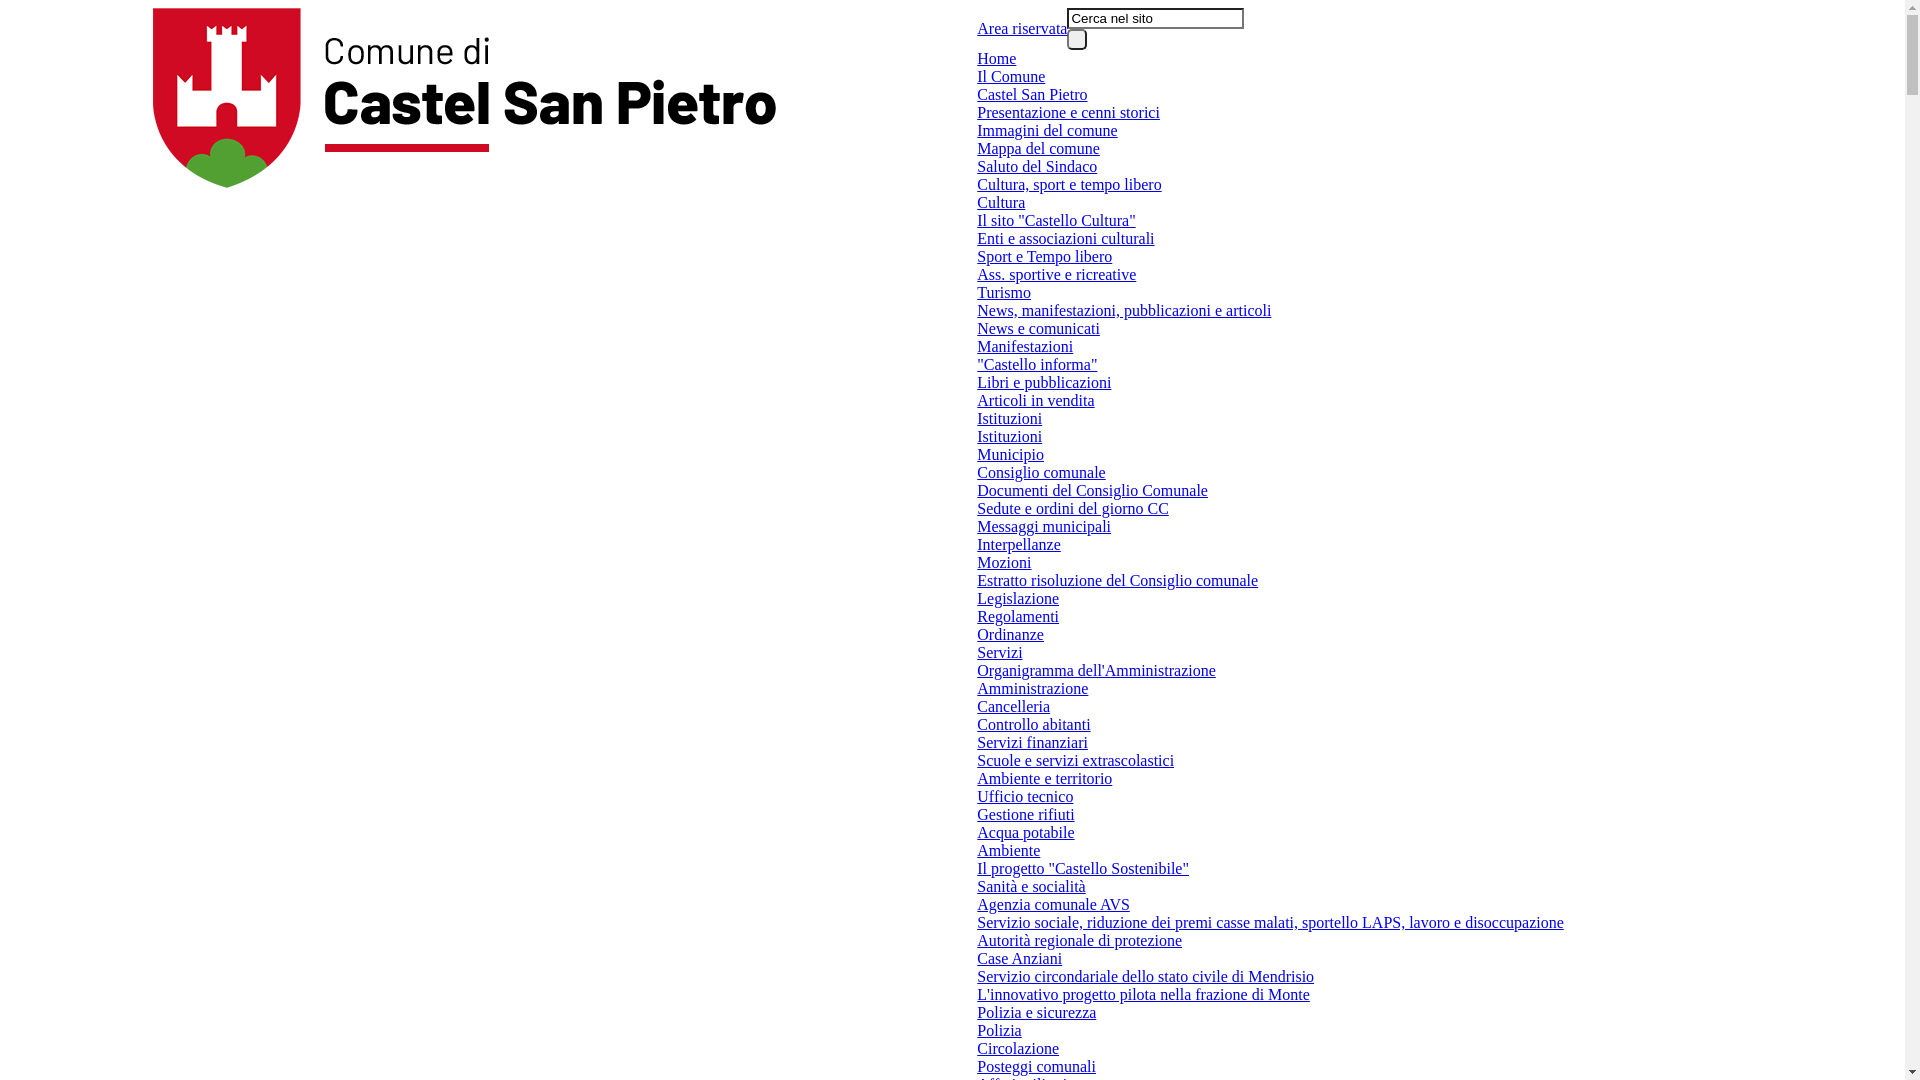  Describe the element at coordinates (1045, 131) in the screenshot. I see `'Immagini del comune'` at that location.